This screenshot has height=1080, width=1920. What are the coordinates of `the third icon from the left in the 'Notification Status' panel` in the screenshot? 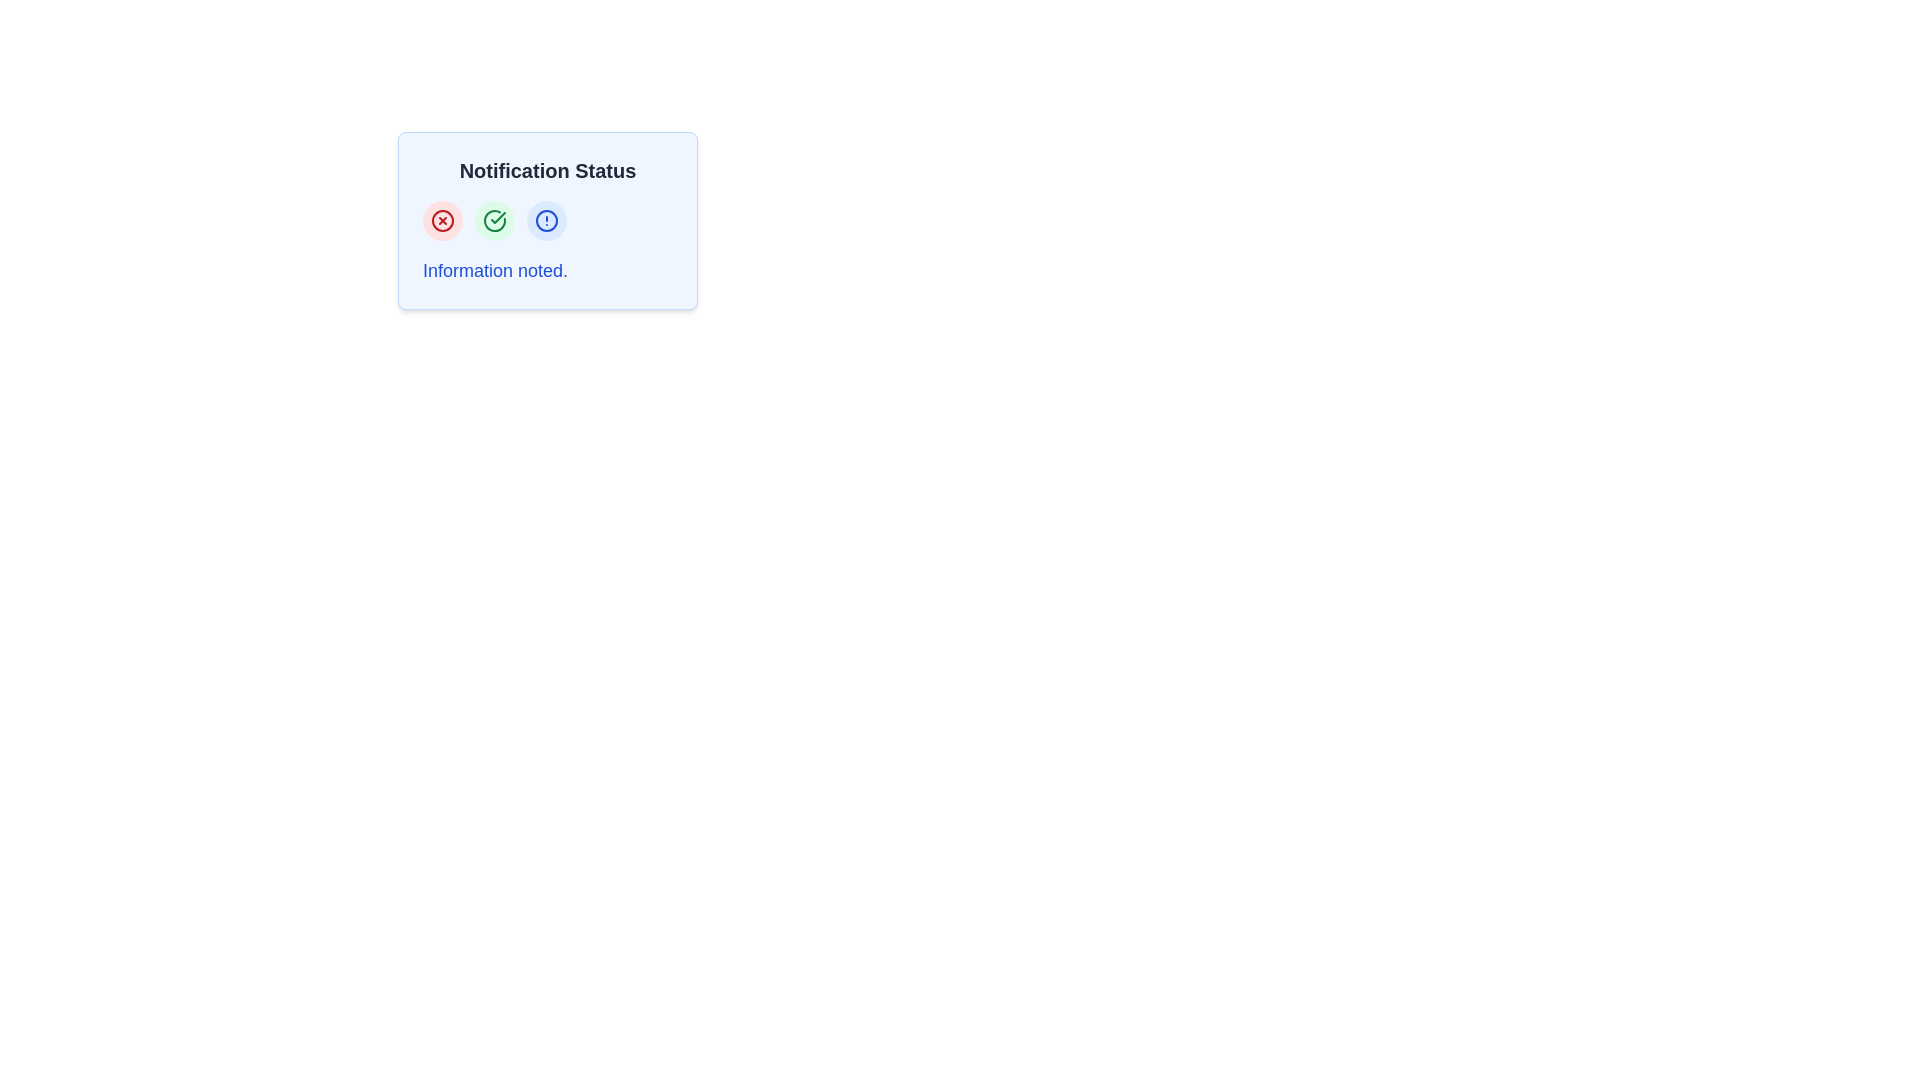 It's located at (547, 220).